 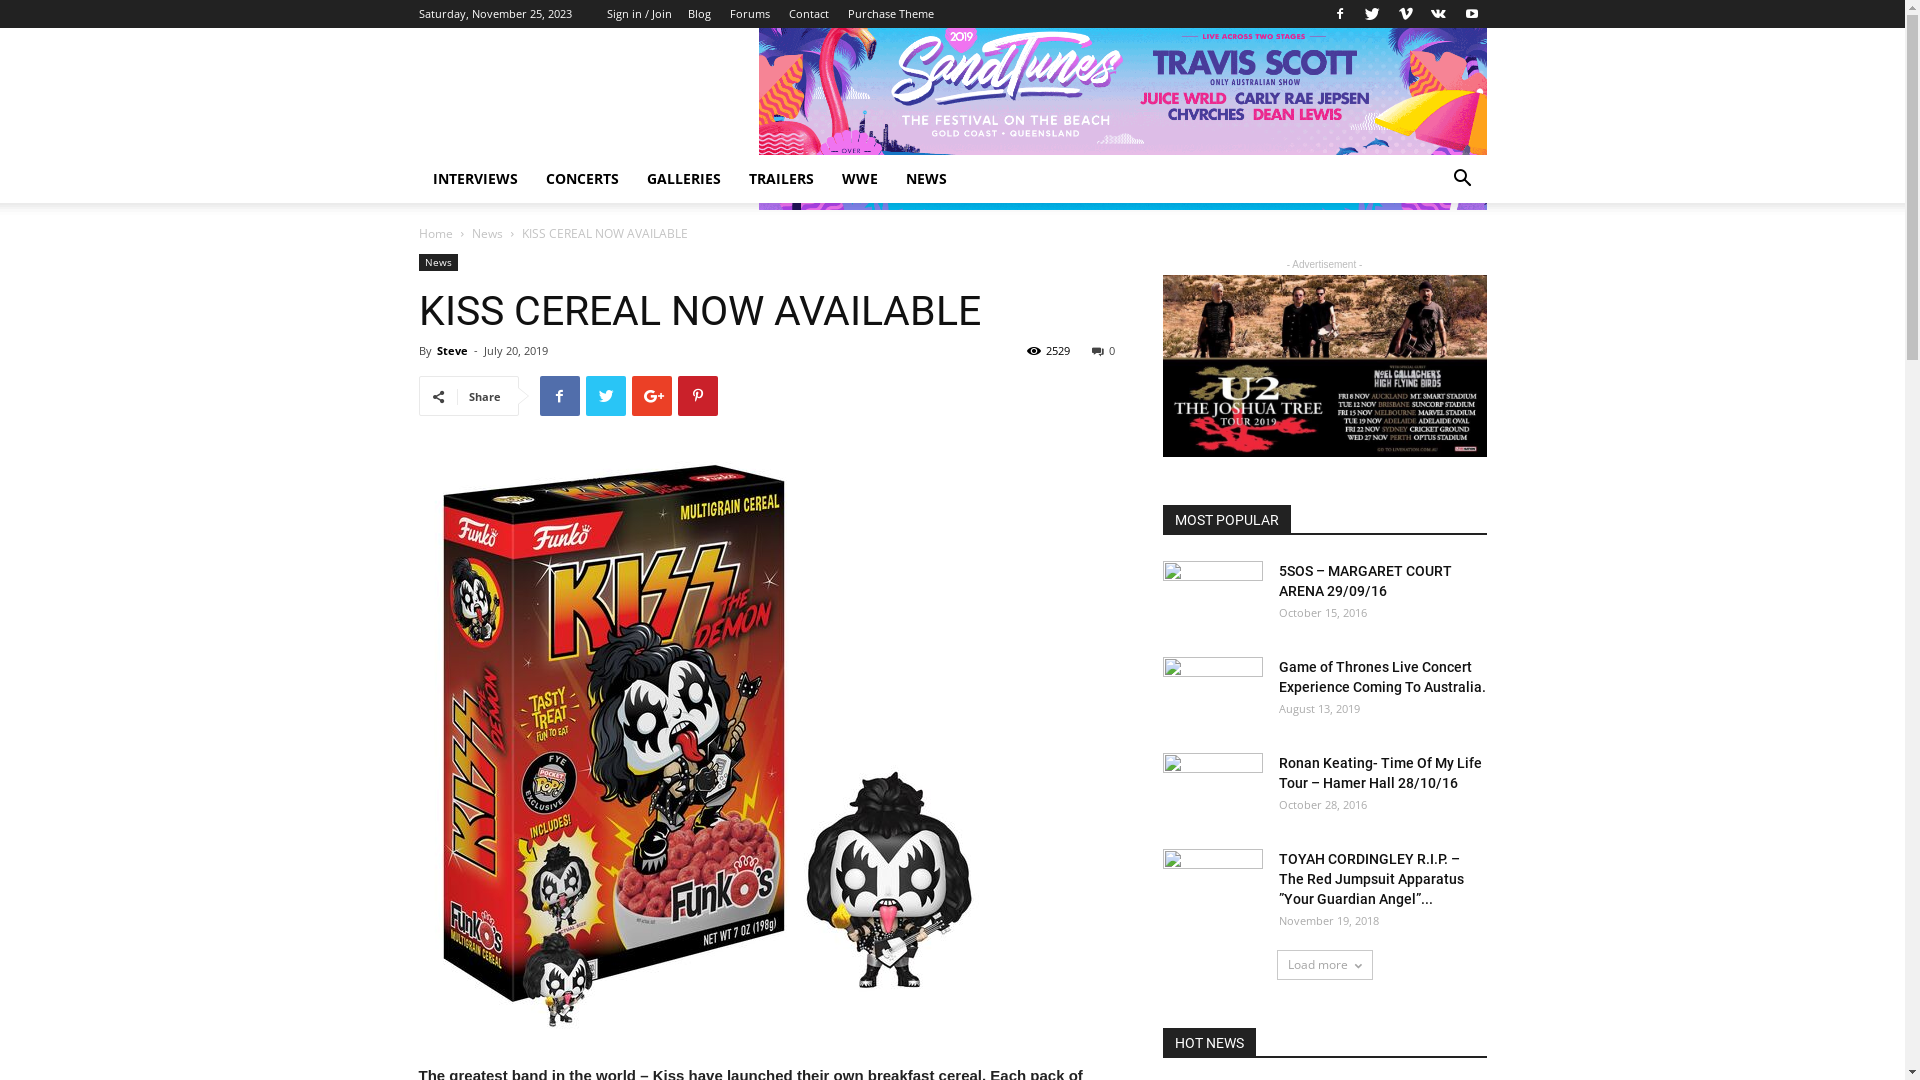 What do you see at coordinates (450, 349) in the screenshot?
I see `'Steve'` at bounding box center [450, 349].